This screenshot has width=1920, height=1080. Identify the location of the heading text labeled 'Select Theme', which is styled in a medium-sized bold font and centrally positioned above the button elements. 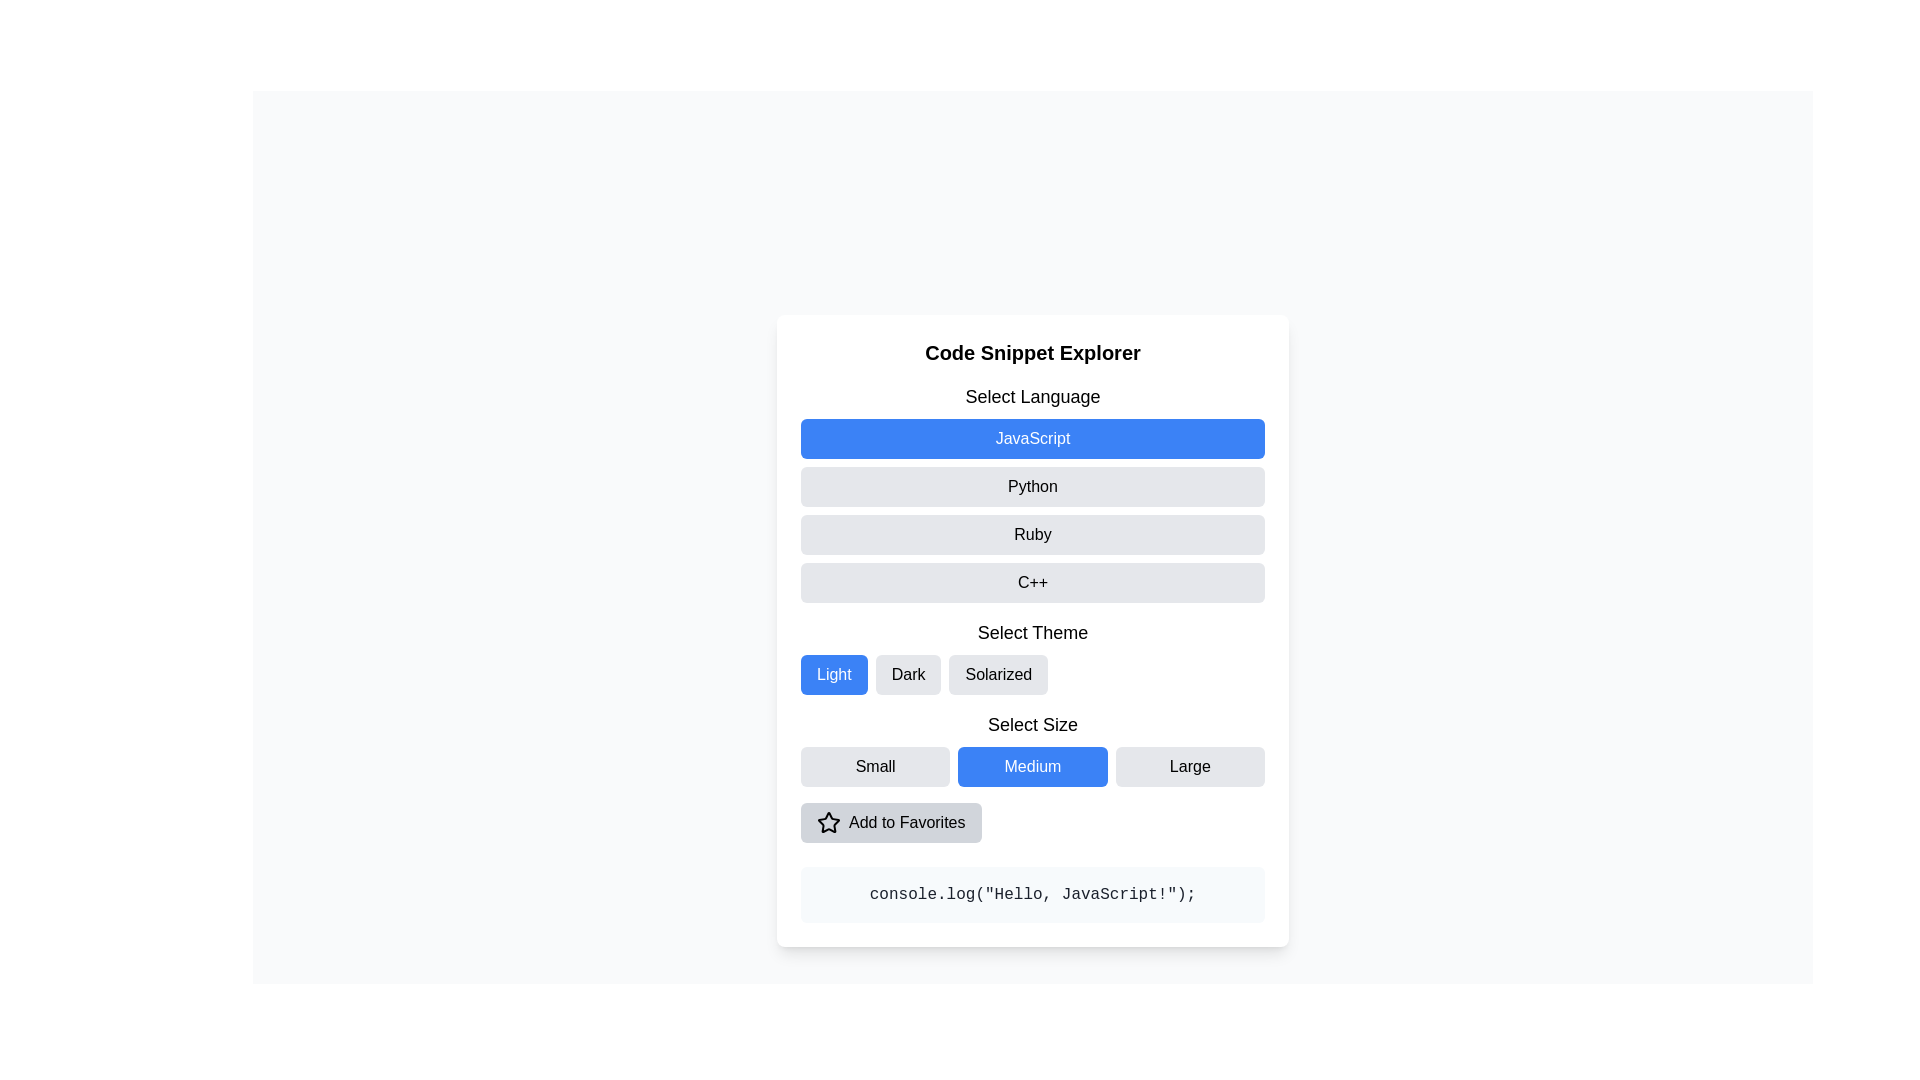
(1032, 632).